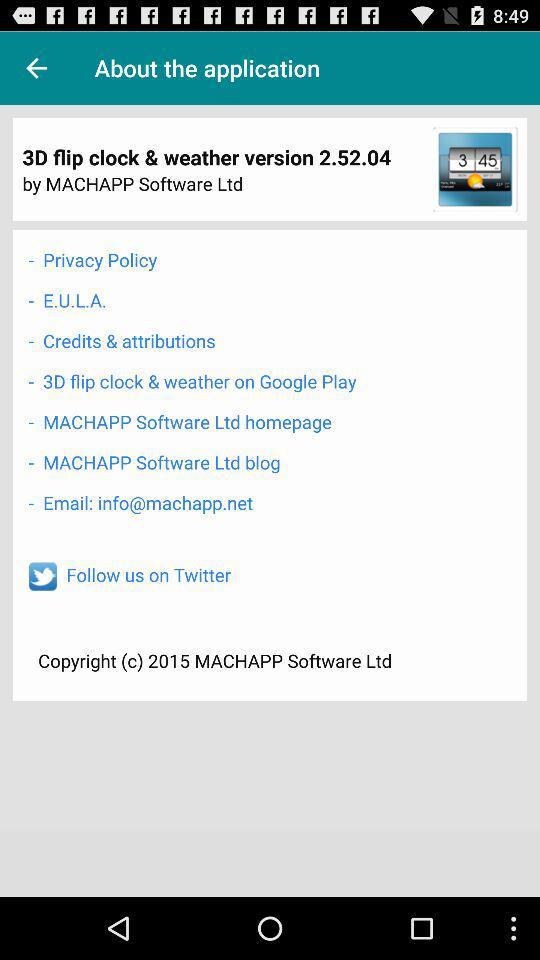 The width and height of the screenshot is (540, 960). What do you see at coordinates (474, 168) in the screenshot?
I see `the item next to the by machapp software icon` at bounding box center [474, 168].